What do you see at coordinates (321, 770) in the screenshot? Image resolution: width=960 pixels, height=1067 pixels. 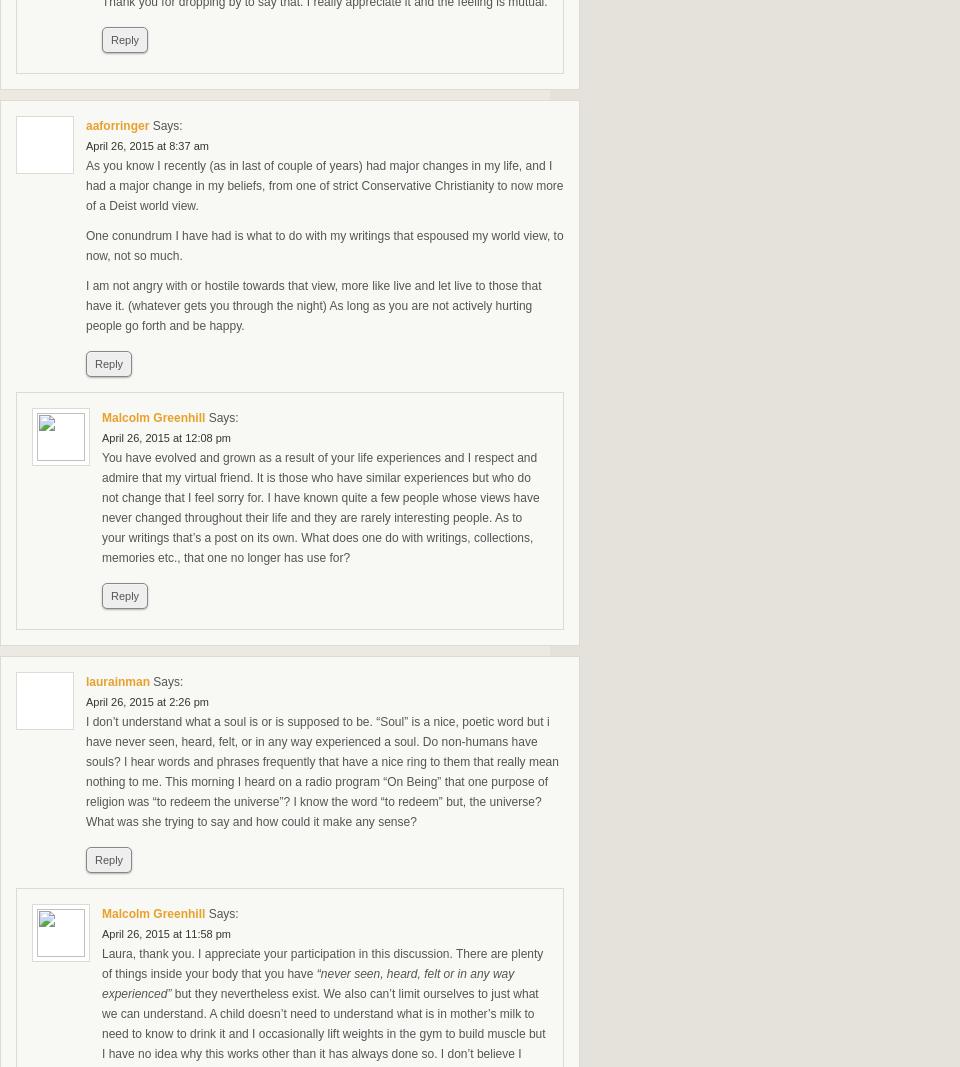 I see `'I don’t understand what a soul is or is supposed to be. “Soul” is a nice, poetic word but i have never seen, heard, felt, or in any way experienced a soul. Do non-humans have souls? I hear words and phrases frequently that have a nice ring to them that really mean nothing to me.  This morning I heard on a radio program “On Being” that one purpose of religion was “to redeem the universe”?  I know the word “to redeem” but, the universe? What was she trying to say and how could it make any sense?'` at bounding box center [321, 770].